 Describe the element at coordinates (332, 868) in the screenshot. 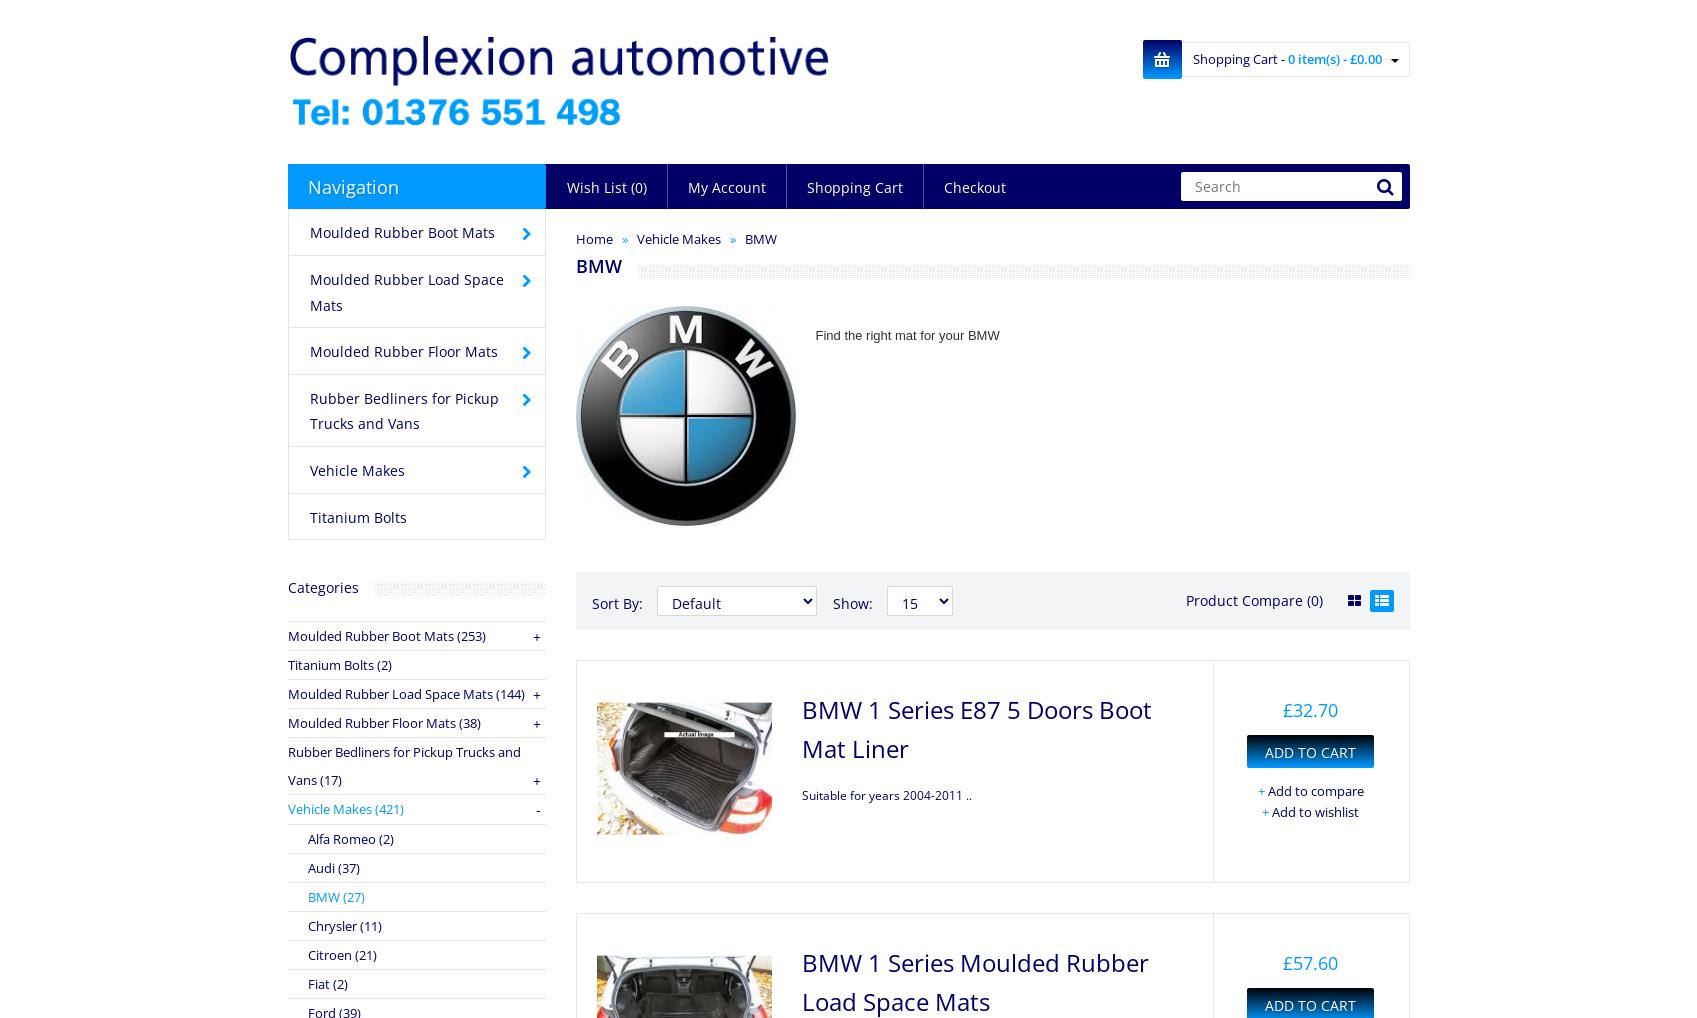

I see `'Audi (37)'` at that location.